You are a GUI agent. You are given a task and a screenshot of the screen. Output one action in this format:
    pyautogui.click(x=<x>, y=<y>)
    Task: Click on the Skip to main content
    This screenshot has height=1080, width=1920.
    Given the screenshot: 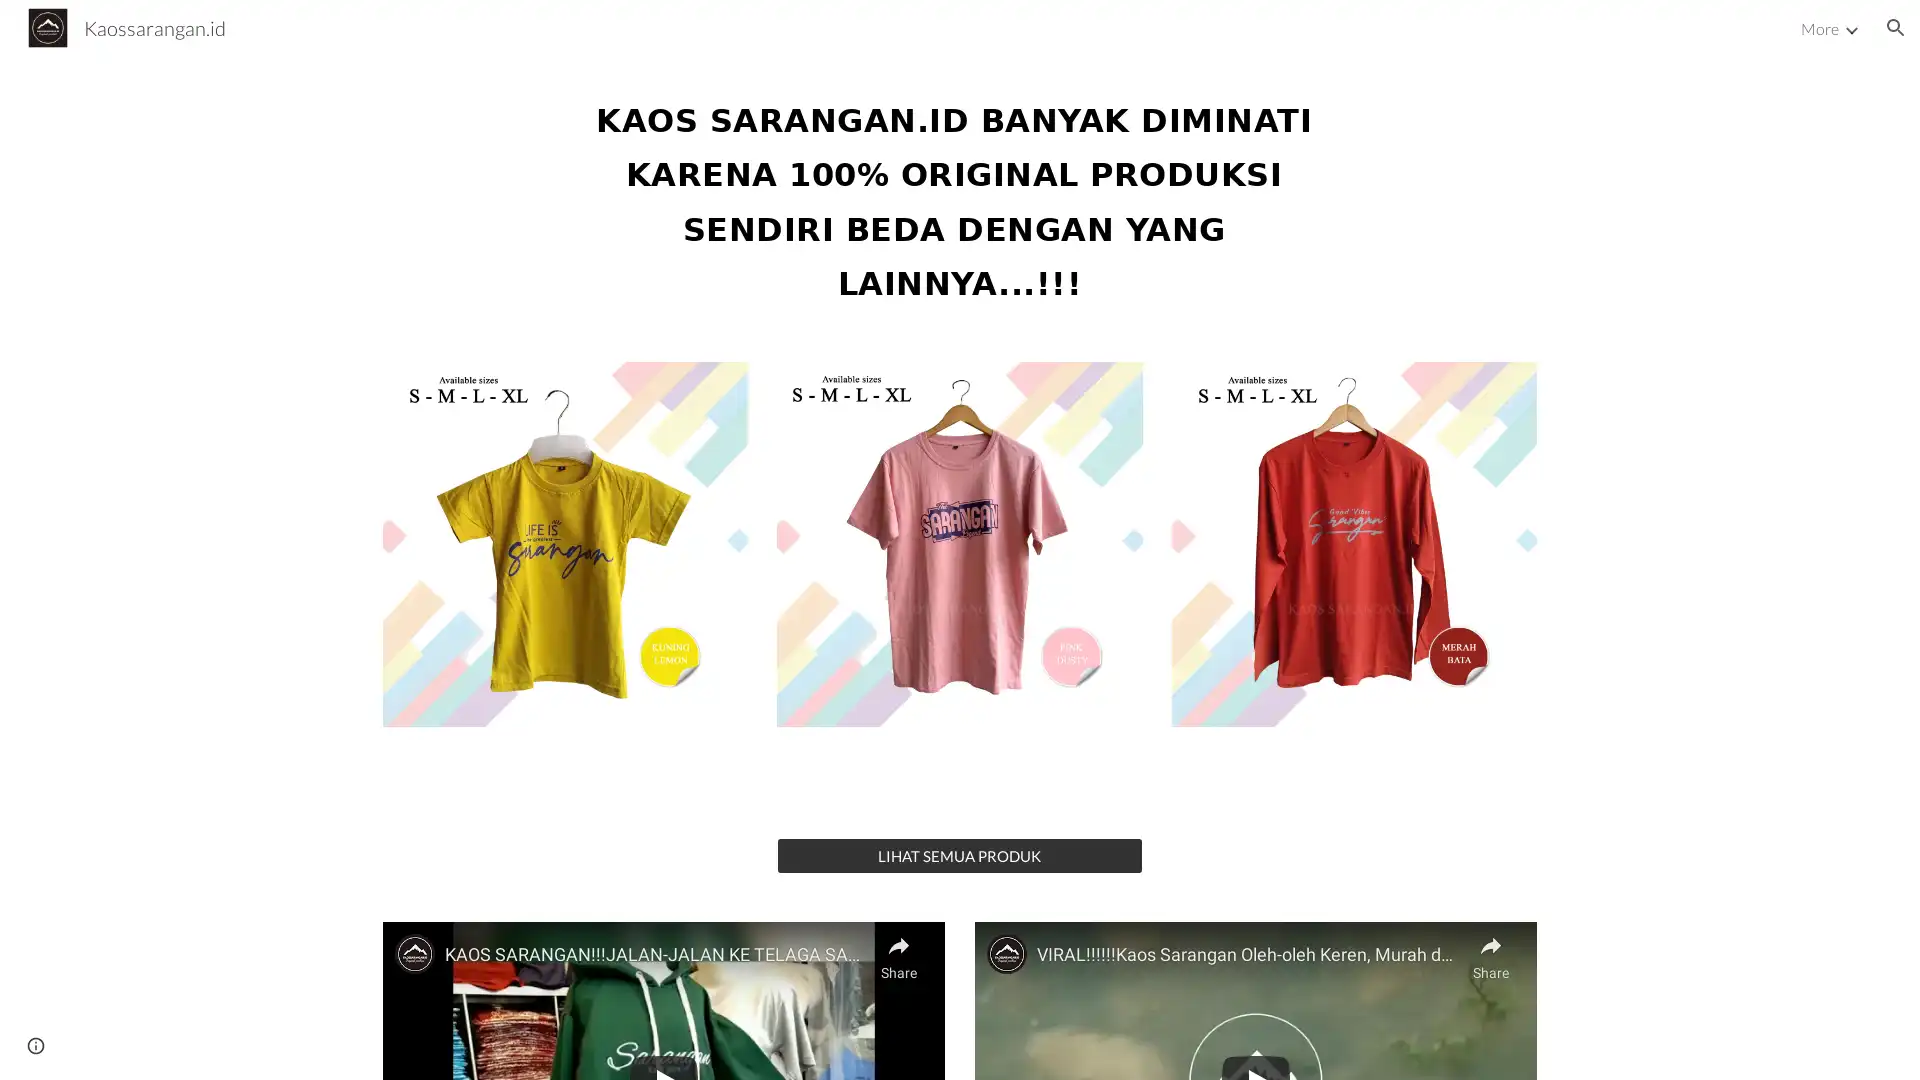 What is the action you would take?
    pyautogui.click(x=787, y=37)
    